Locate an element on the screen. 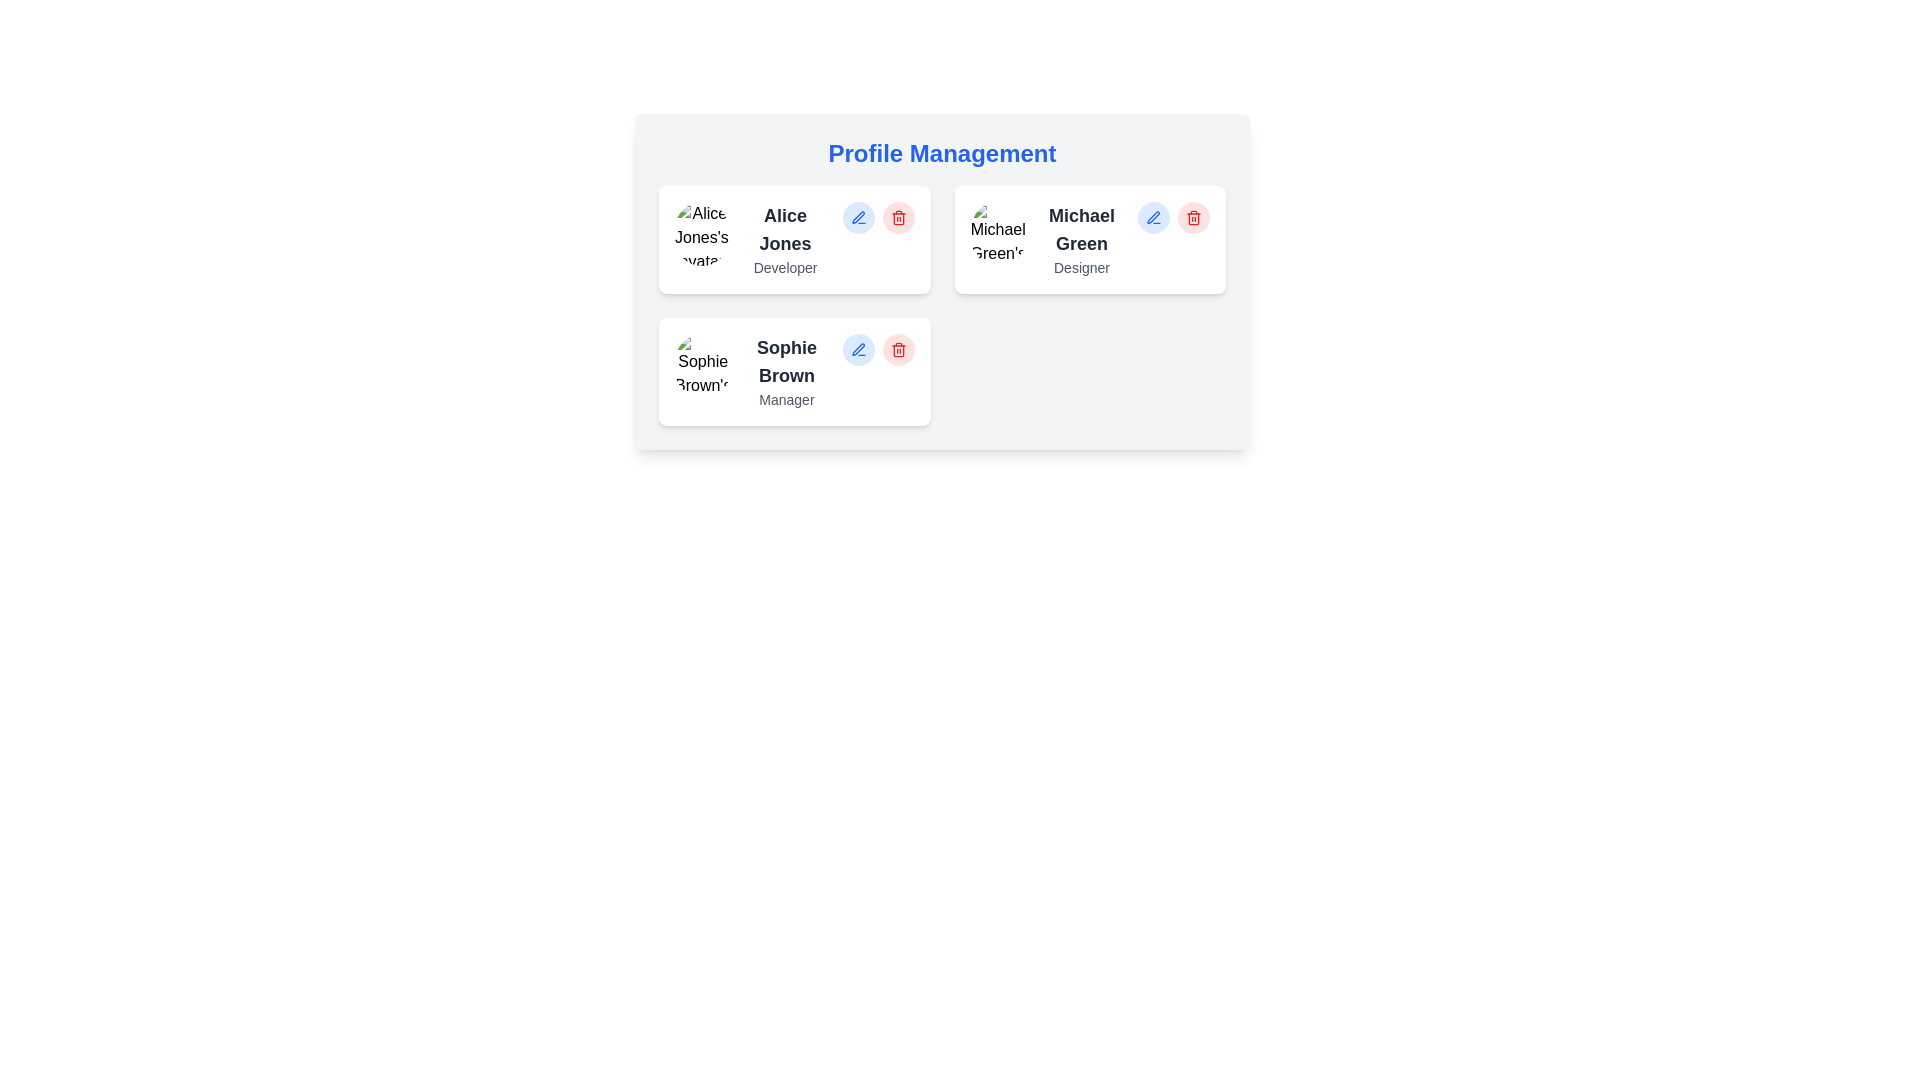 This screenshot has width=1920, height=1080. the text label 'Designer', which is styled in gray and positioned below the label 'Michael Green' within the card layout is located at coordinates (1081, 266).